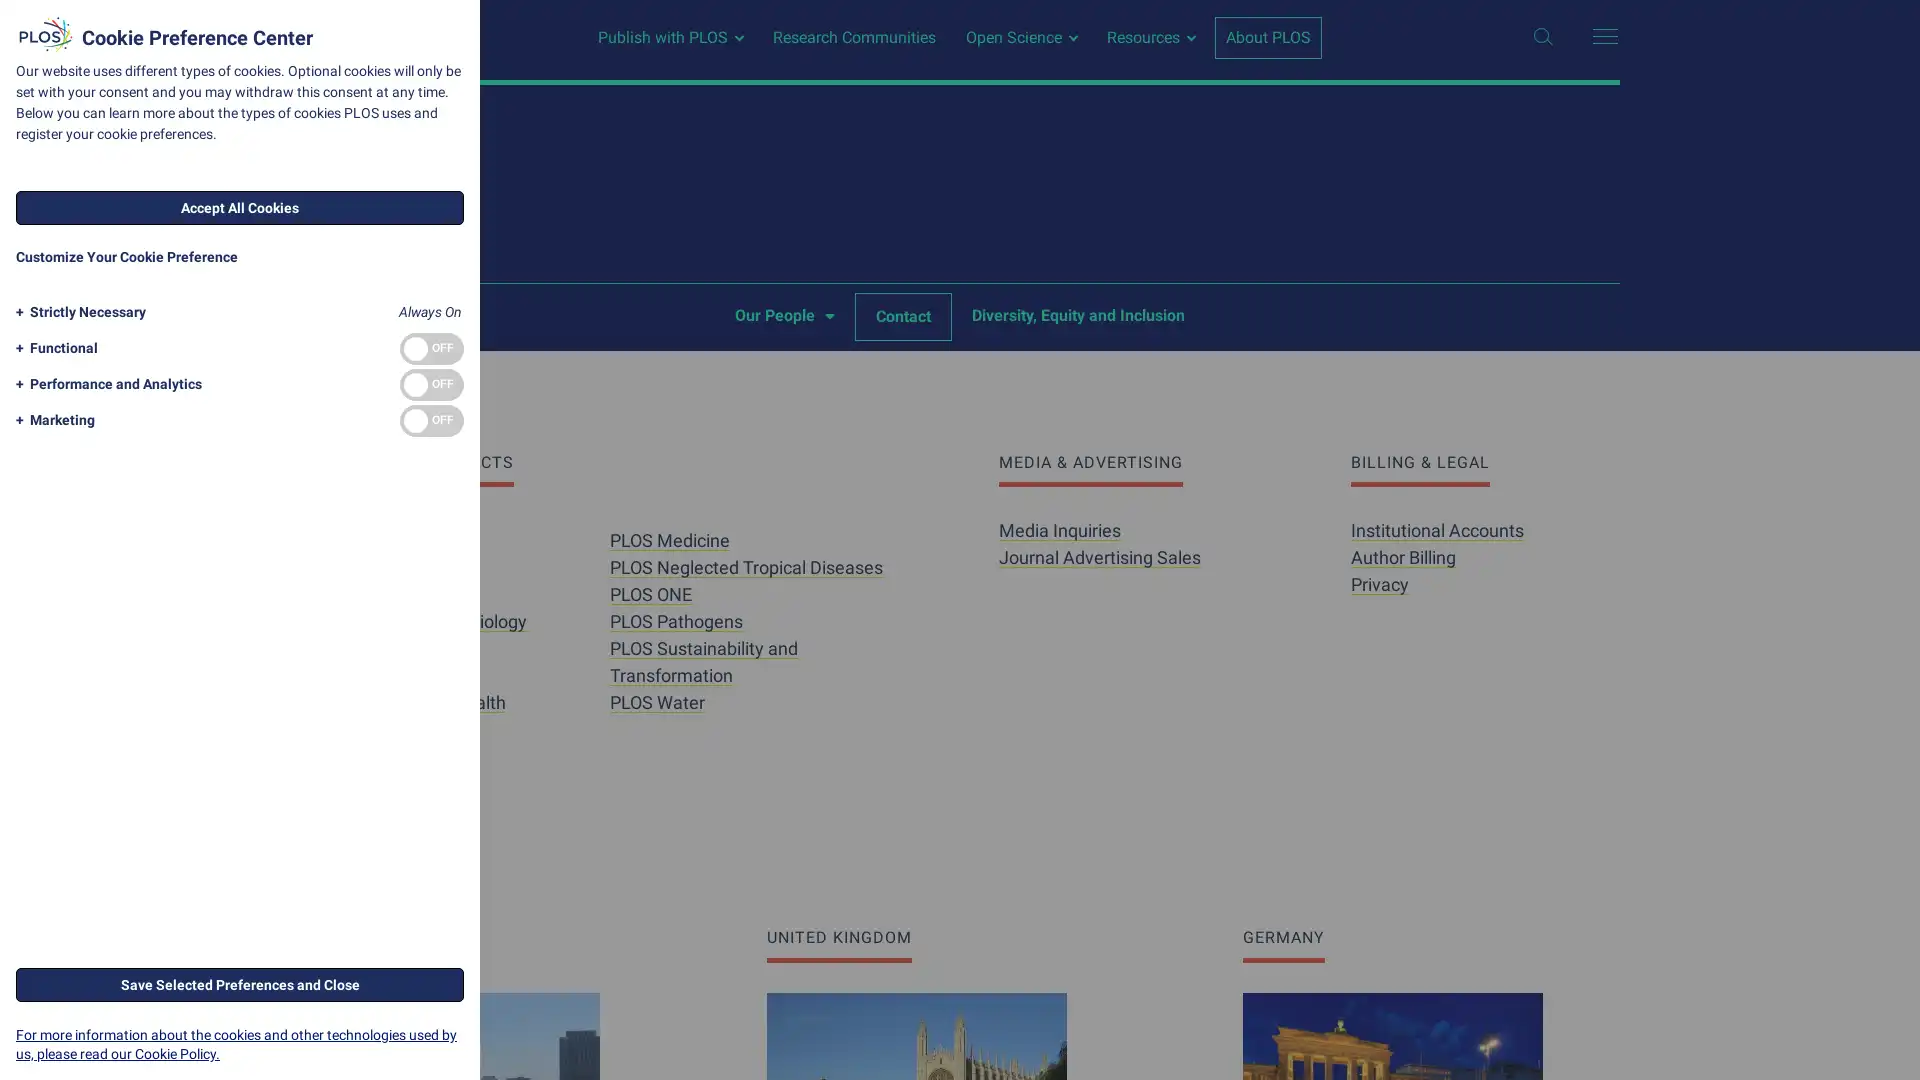  Describe the element at coordinates (52, 419) in the screenshot. I see `Toggle explanation of Marketing Cookies.` at that location.